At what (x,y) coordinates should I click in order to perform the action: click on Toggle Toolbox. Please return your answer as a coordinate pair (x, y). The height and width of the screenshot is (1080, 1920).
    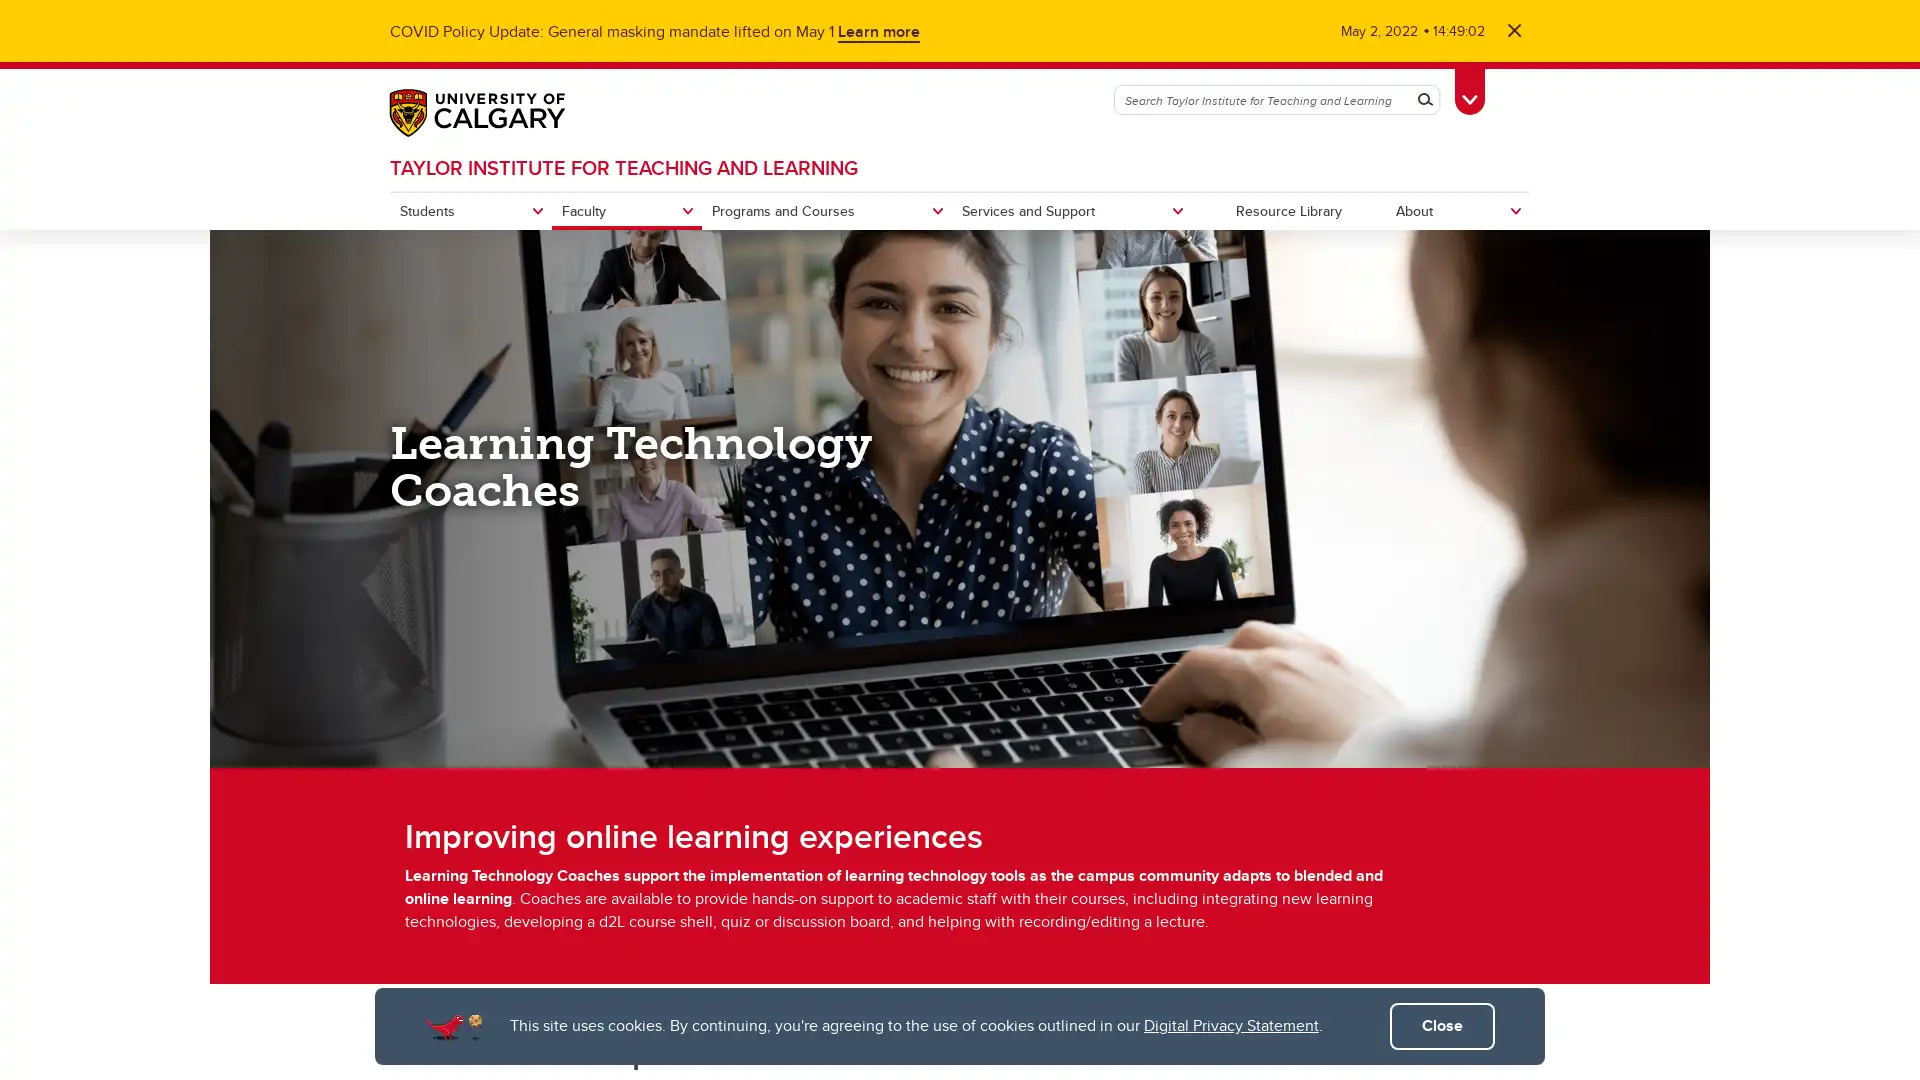
    Looking at the image, I should click on (1469, 87).